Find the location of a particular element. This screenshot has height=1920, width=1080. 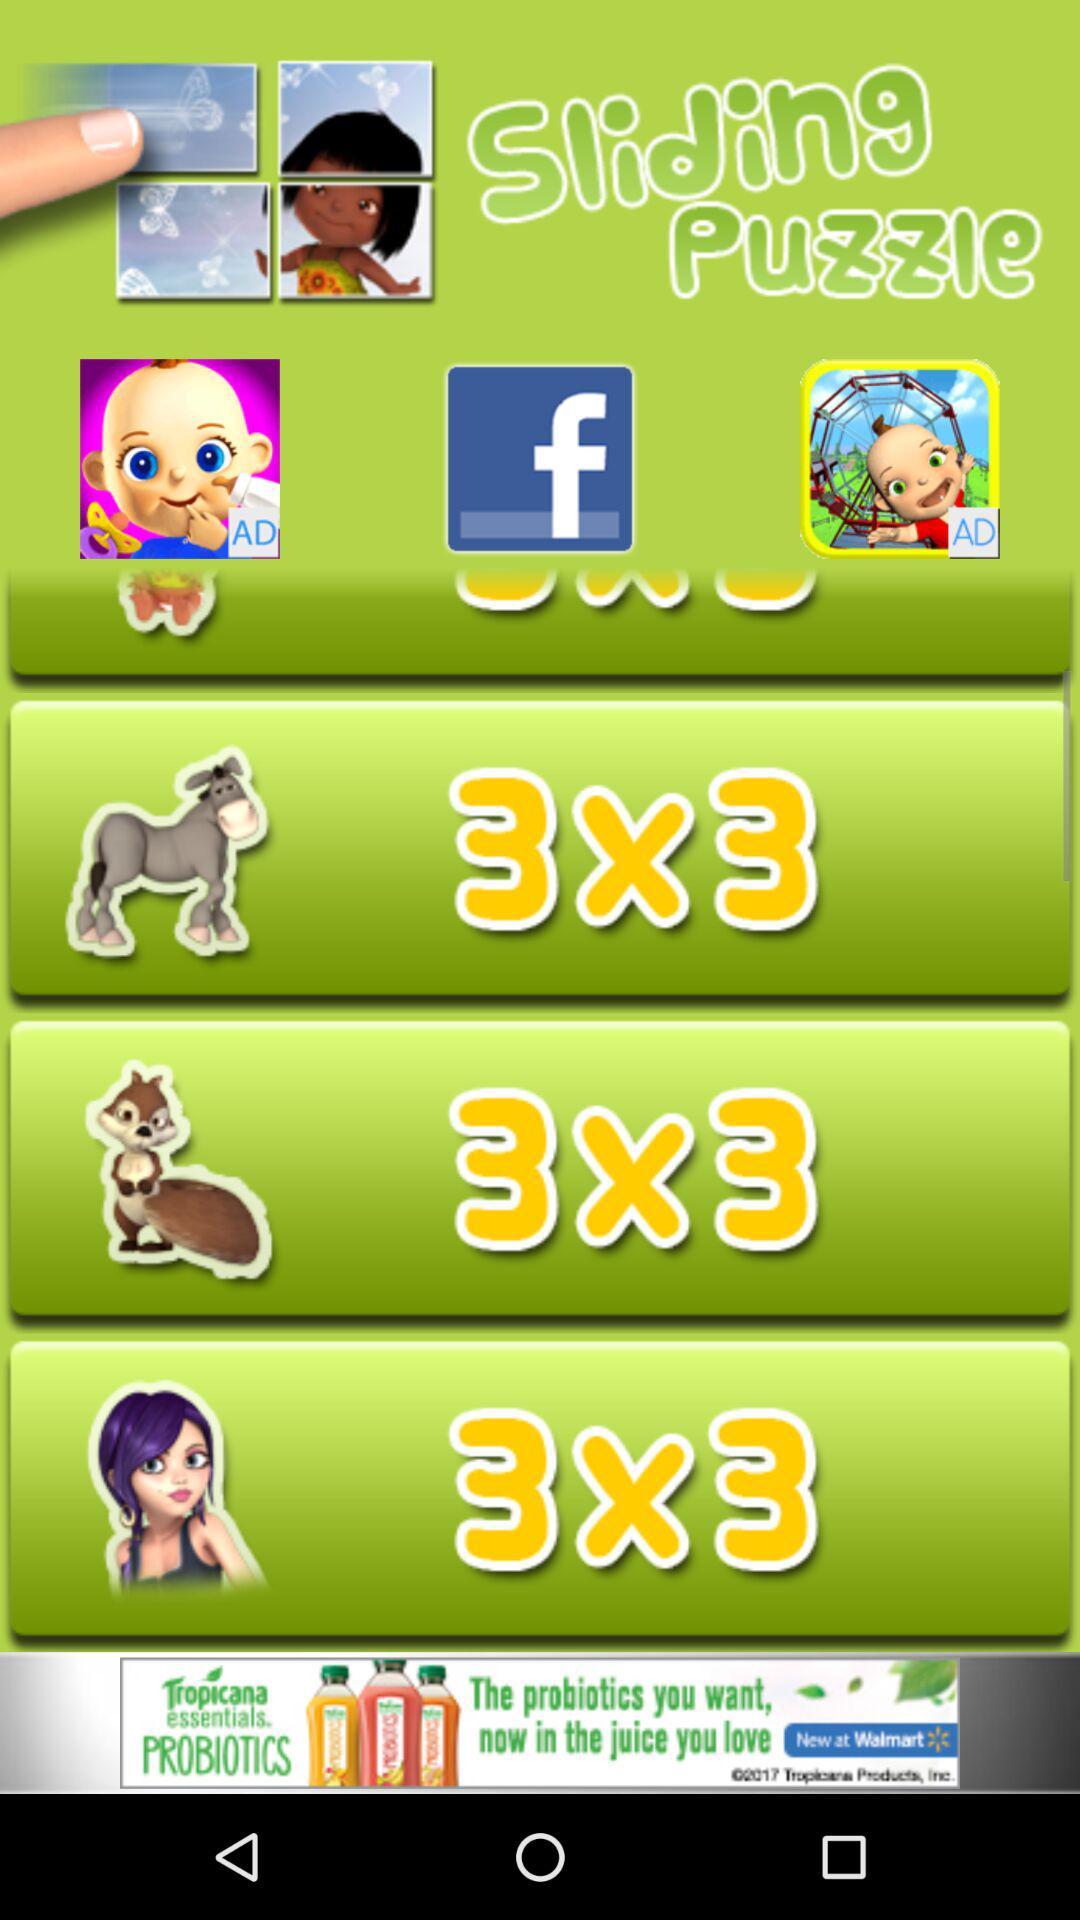

click icon is located at coordinates (540, 855).